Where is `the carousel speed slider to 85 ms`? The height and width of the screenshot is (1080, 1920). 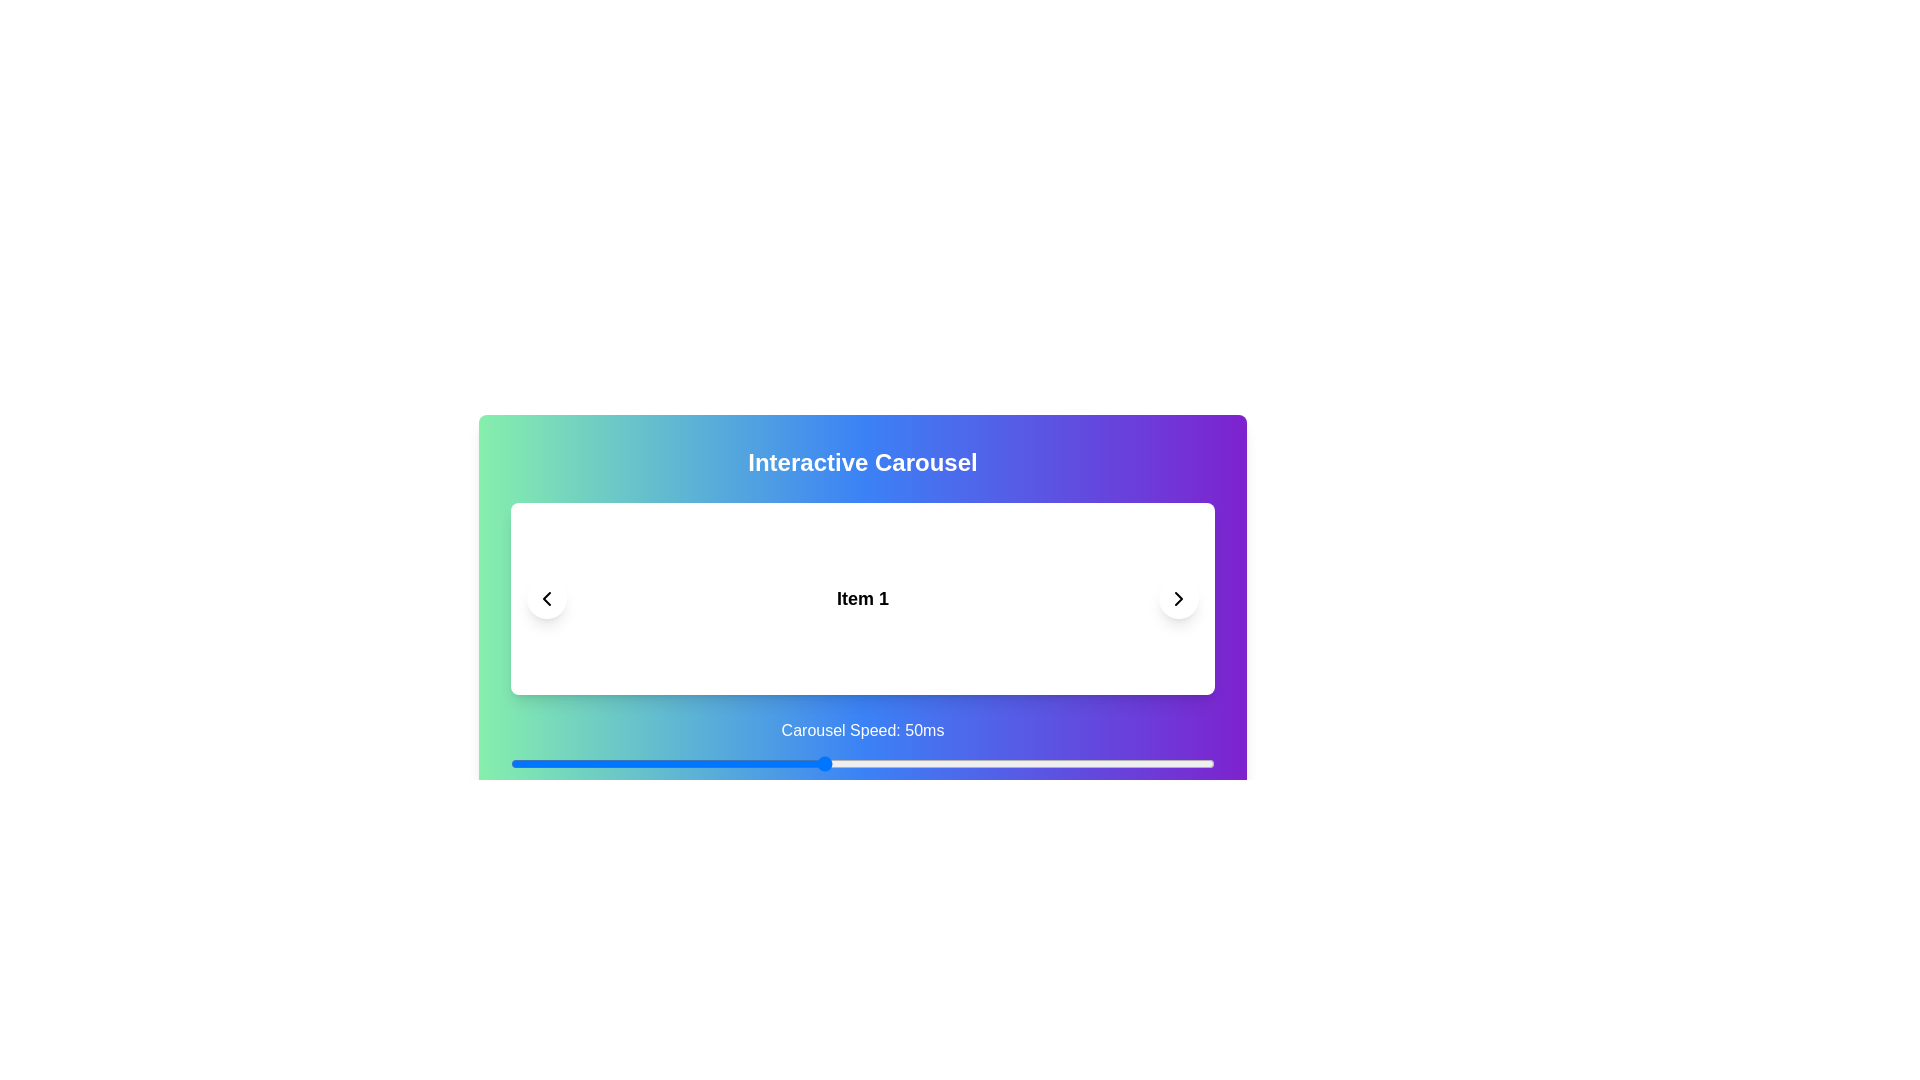
the carousel speed slider to 85 ms is located at coordinates (1096, 763).